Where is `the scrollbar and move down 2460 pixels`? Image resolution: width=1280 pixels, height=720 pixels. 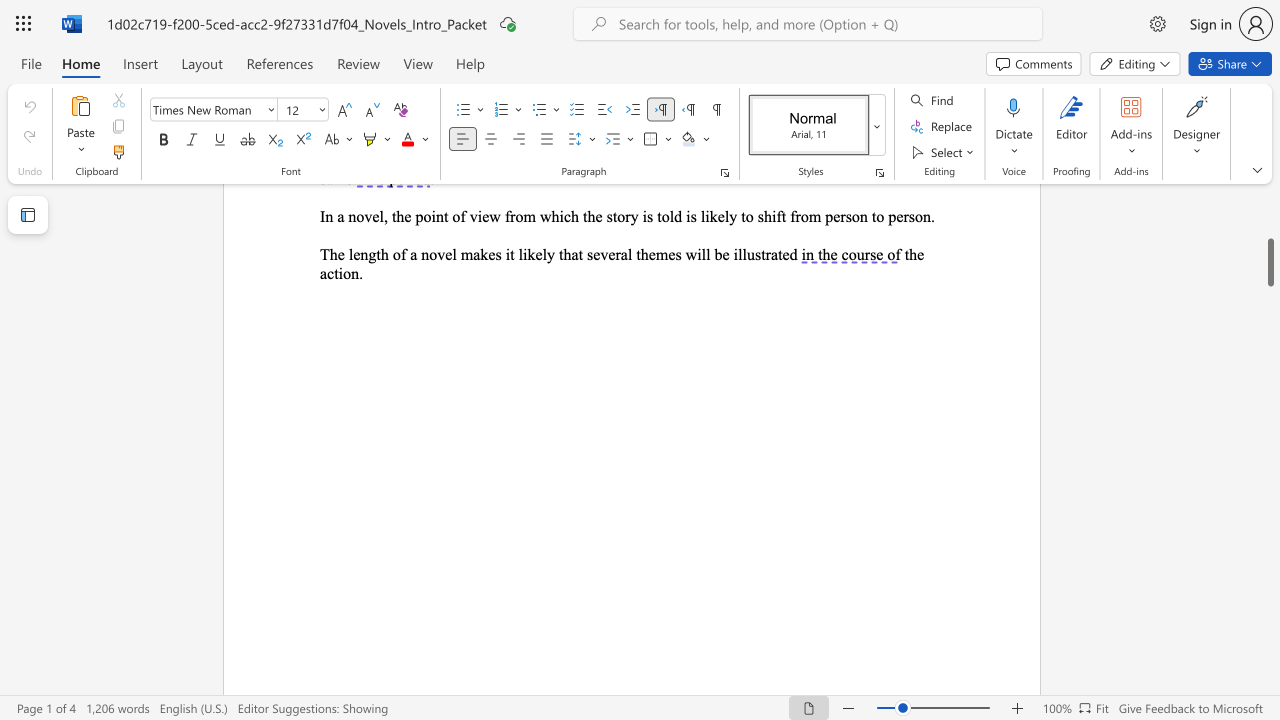
the scrollbar and move down 2460 pixels is located at coordinates (1269, 262).